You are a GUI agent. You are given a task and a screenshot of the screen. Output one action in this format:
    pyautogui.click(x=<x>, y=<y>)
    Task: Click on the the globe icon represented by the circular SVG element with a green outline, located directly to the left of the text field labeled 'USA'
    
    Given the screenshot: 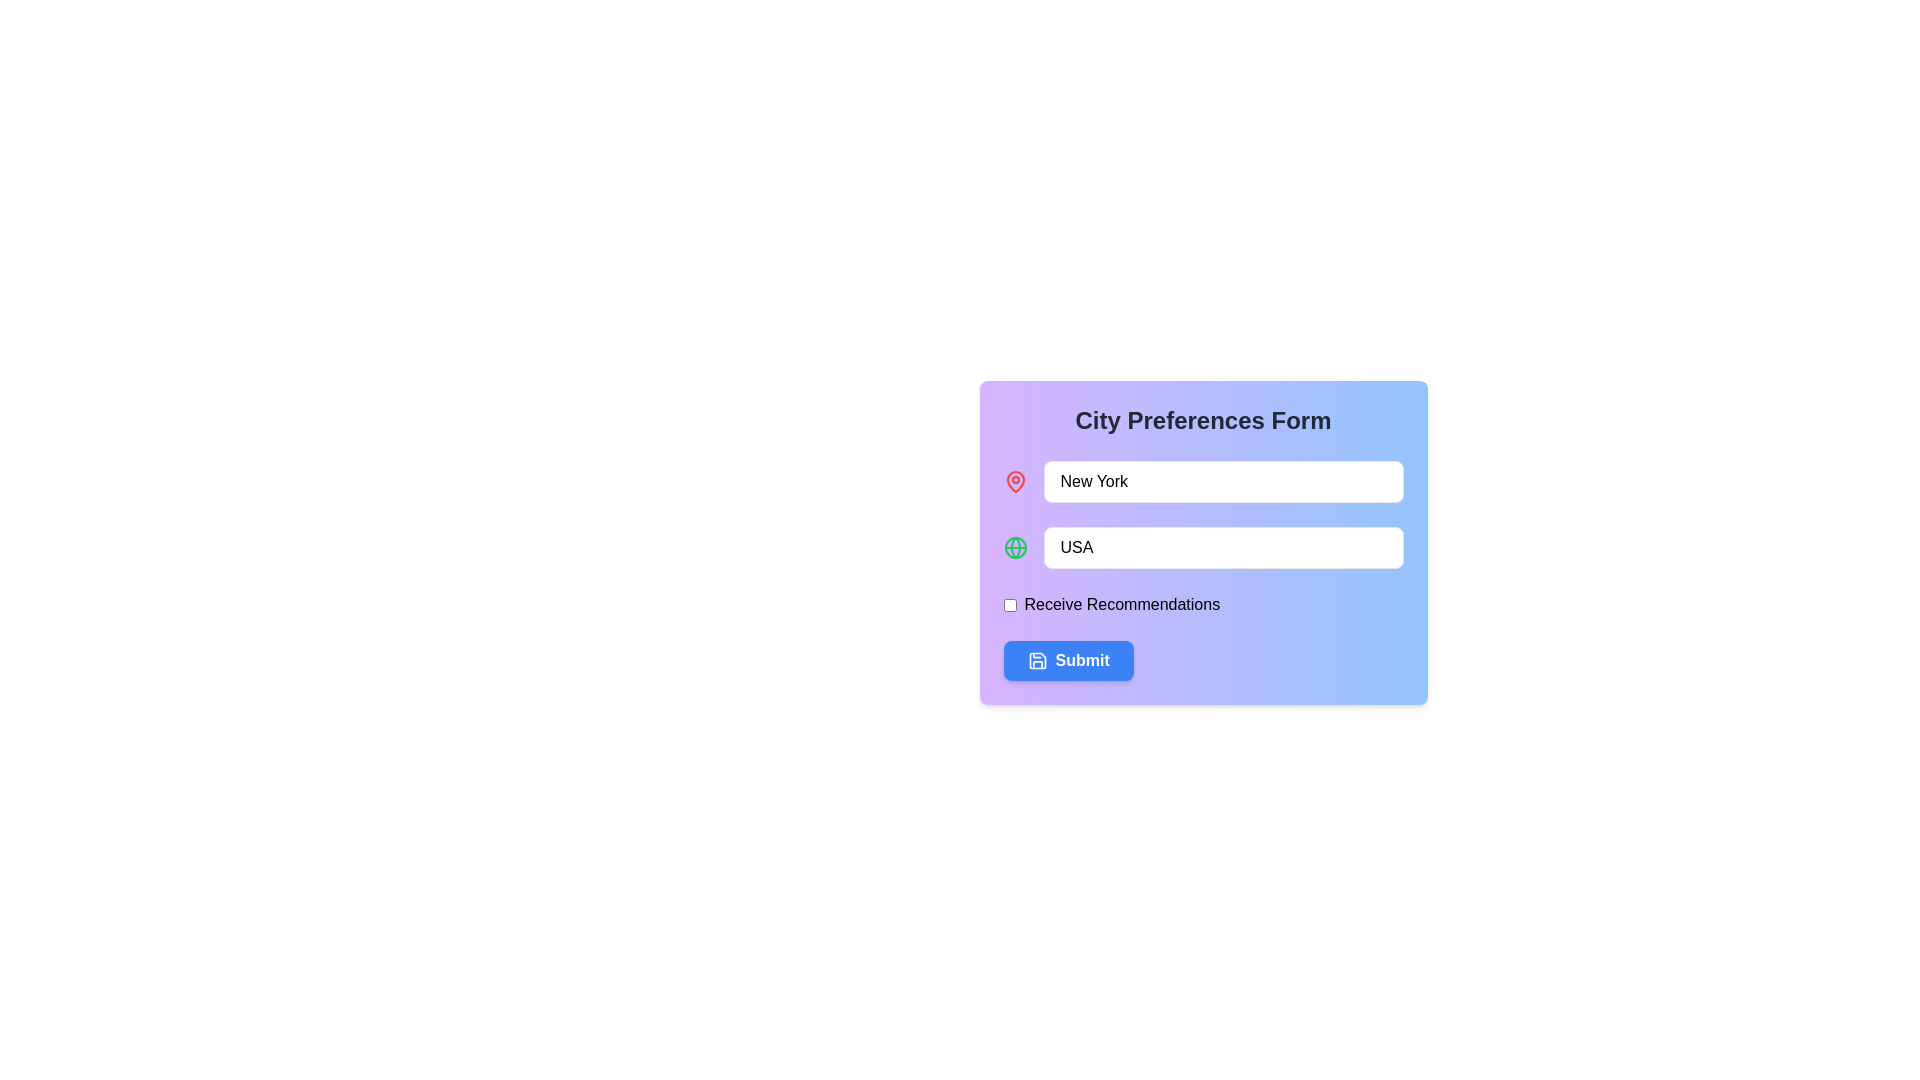 What is the action you would take?
    pyautogui.click(x=1015, y=547)
    